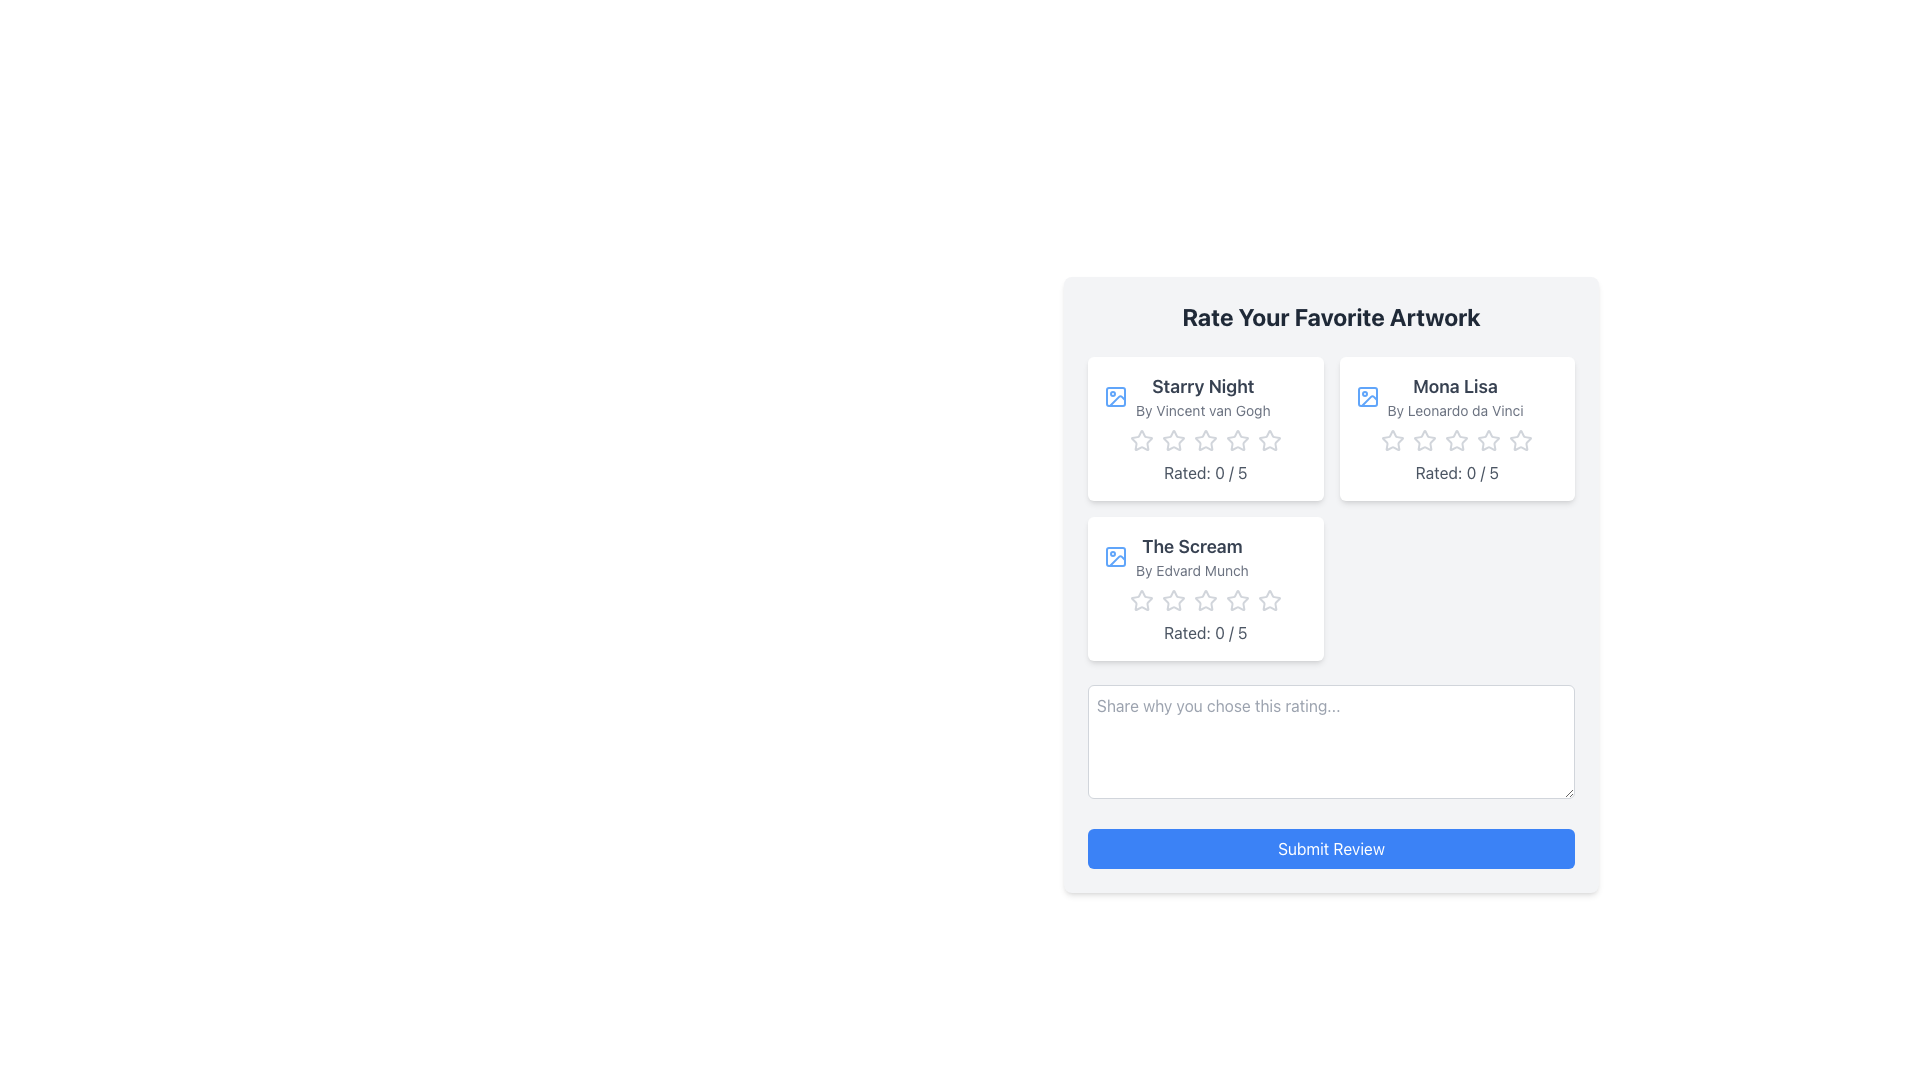  I want to click on the third star icon in the rating area below the 'Mona Lisa' card, so click(1457, 439).